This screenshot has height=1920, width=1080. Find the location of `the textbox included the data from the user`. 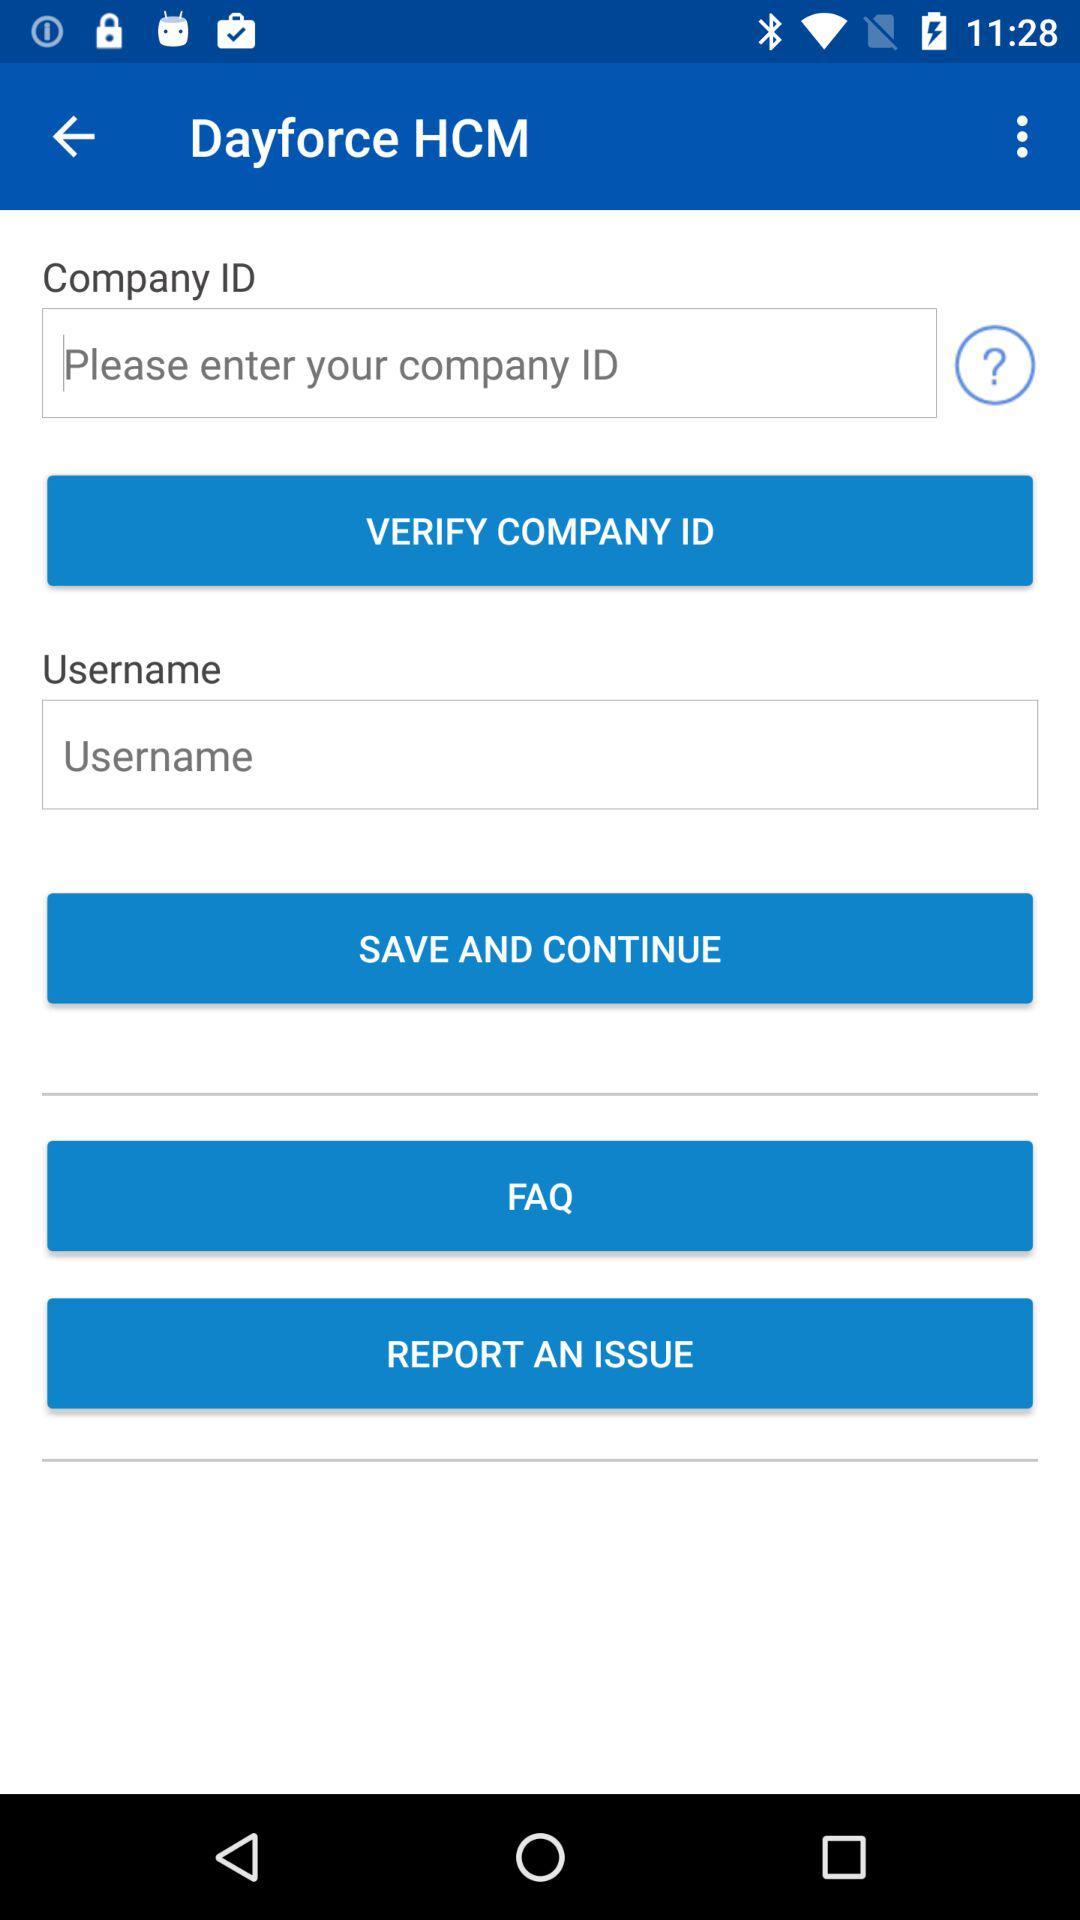

the textbox included the data from the user is located at coordinates (540, 753).